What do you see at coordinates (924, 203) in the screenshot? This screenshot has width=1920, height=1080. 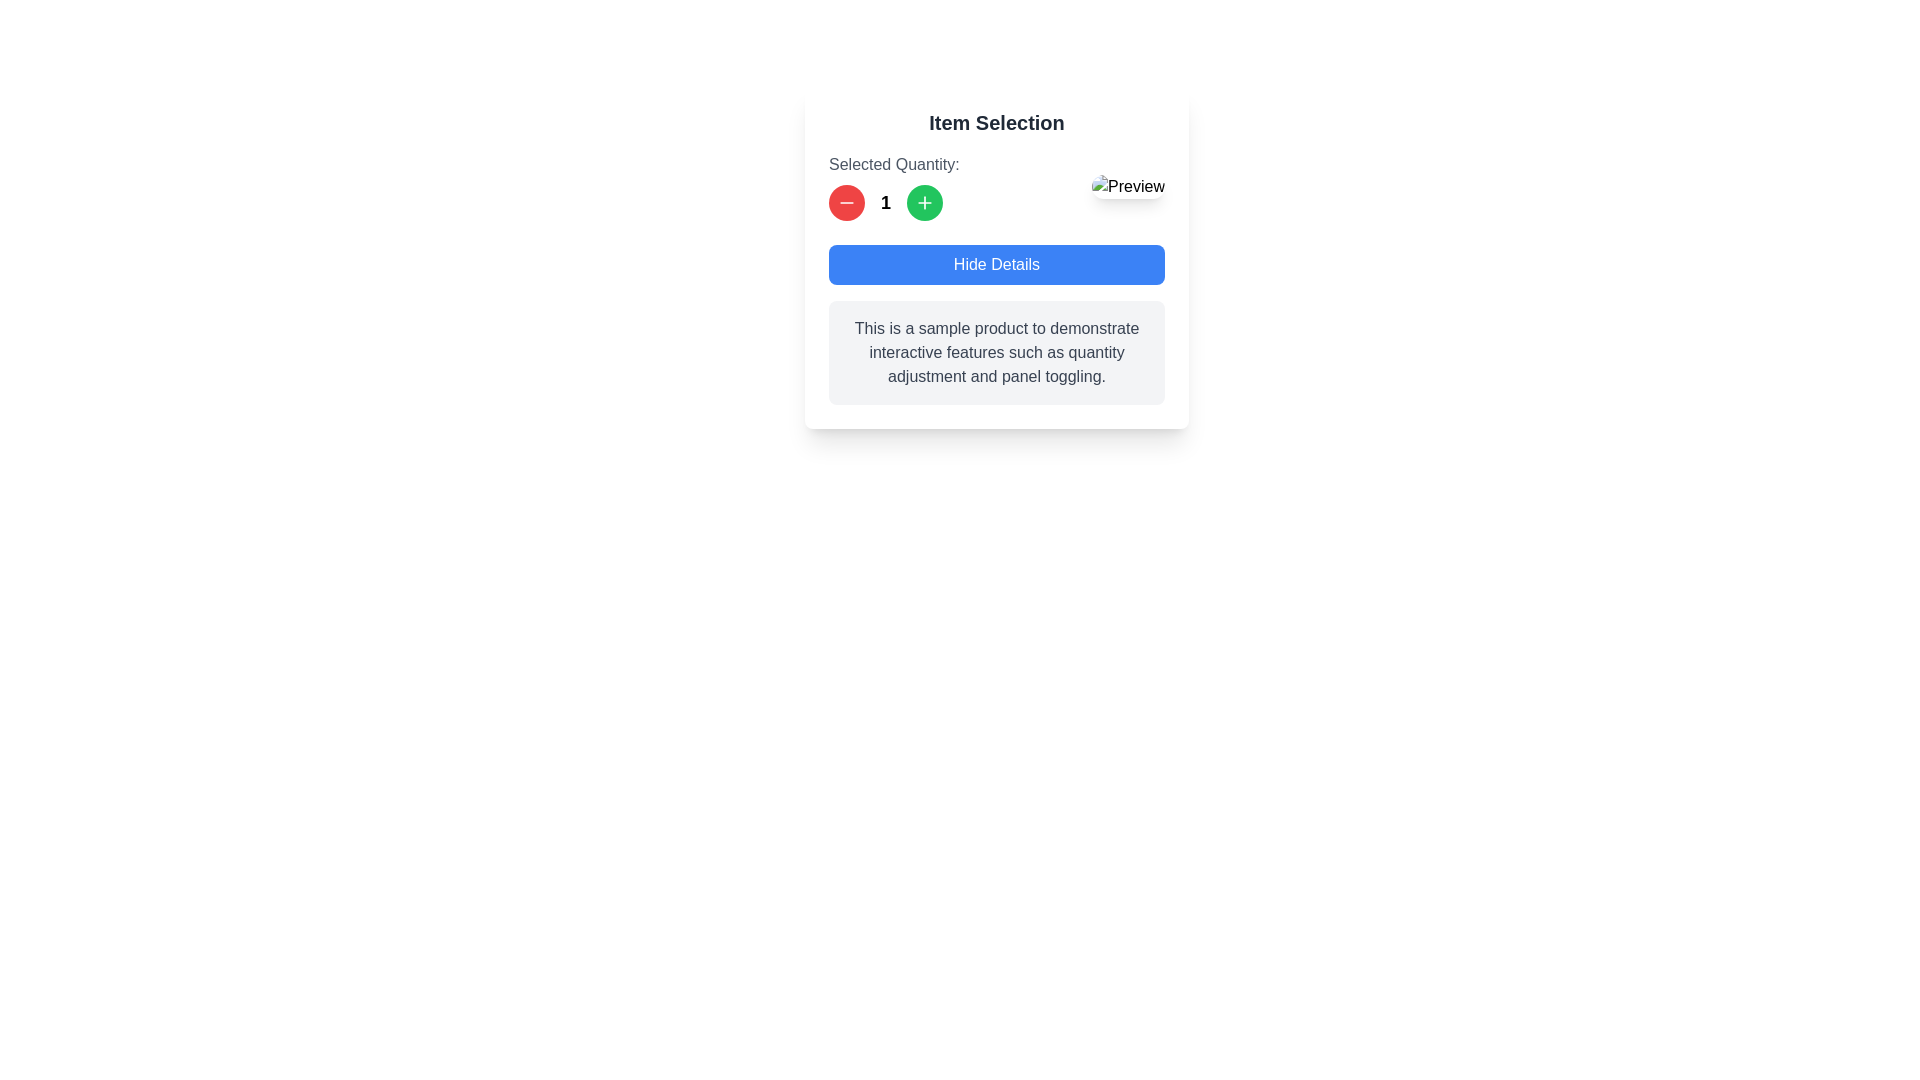 I see `the green increment button located to the right of the decrement button and above the numeric indicator to observe the hover effect` at bounding box center [924, 203].